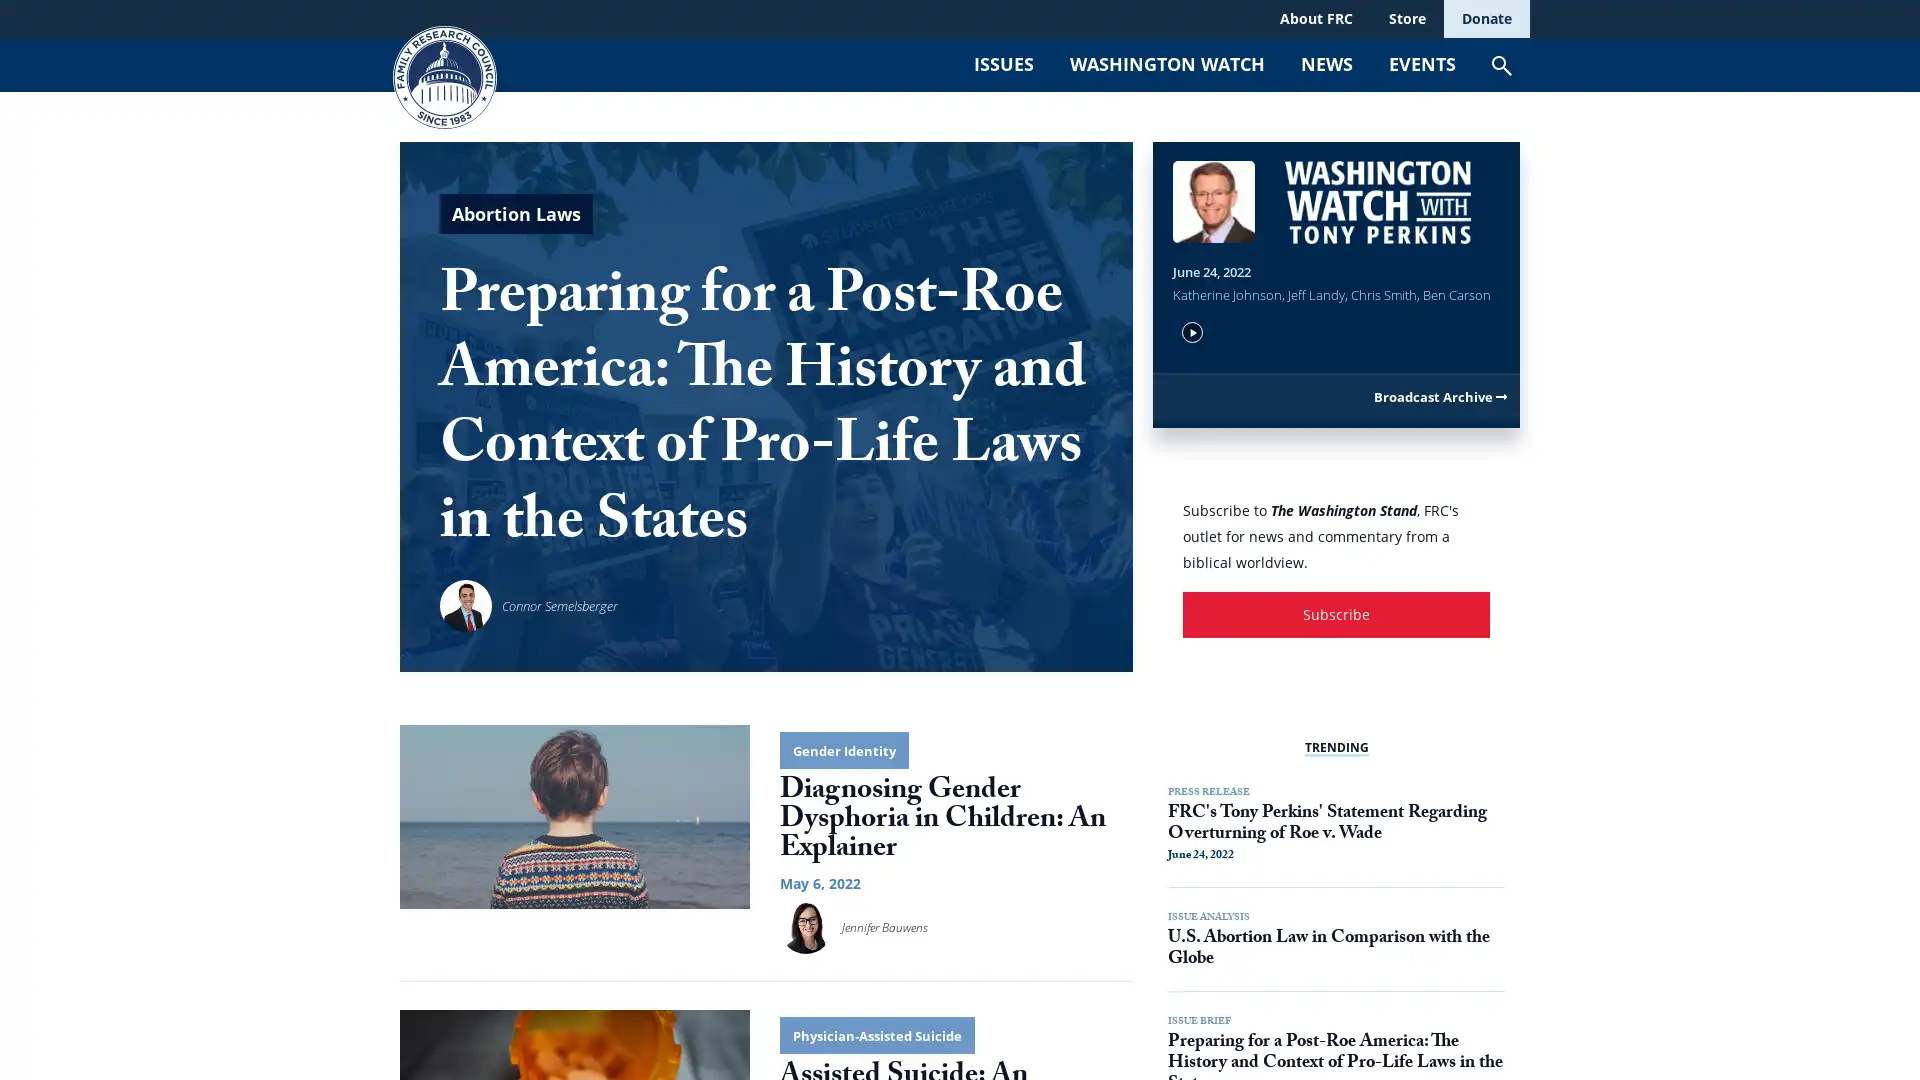 The height and width of the screenshot is (1080, 1920). Describe the element at coordinates (1192, 442) in the screenshot. I see `Play Video` at that location.